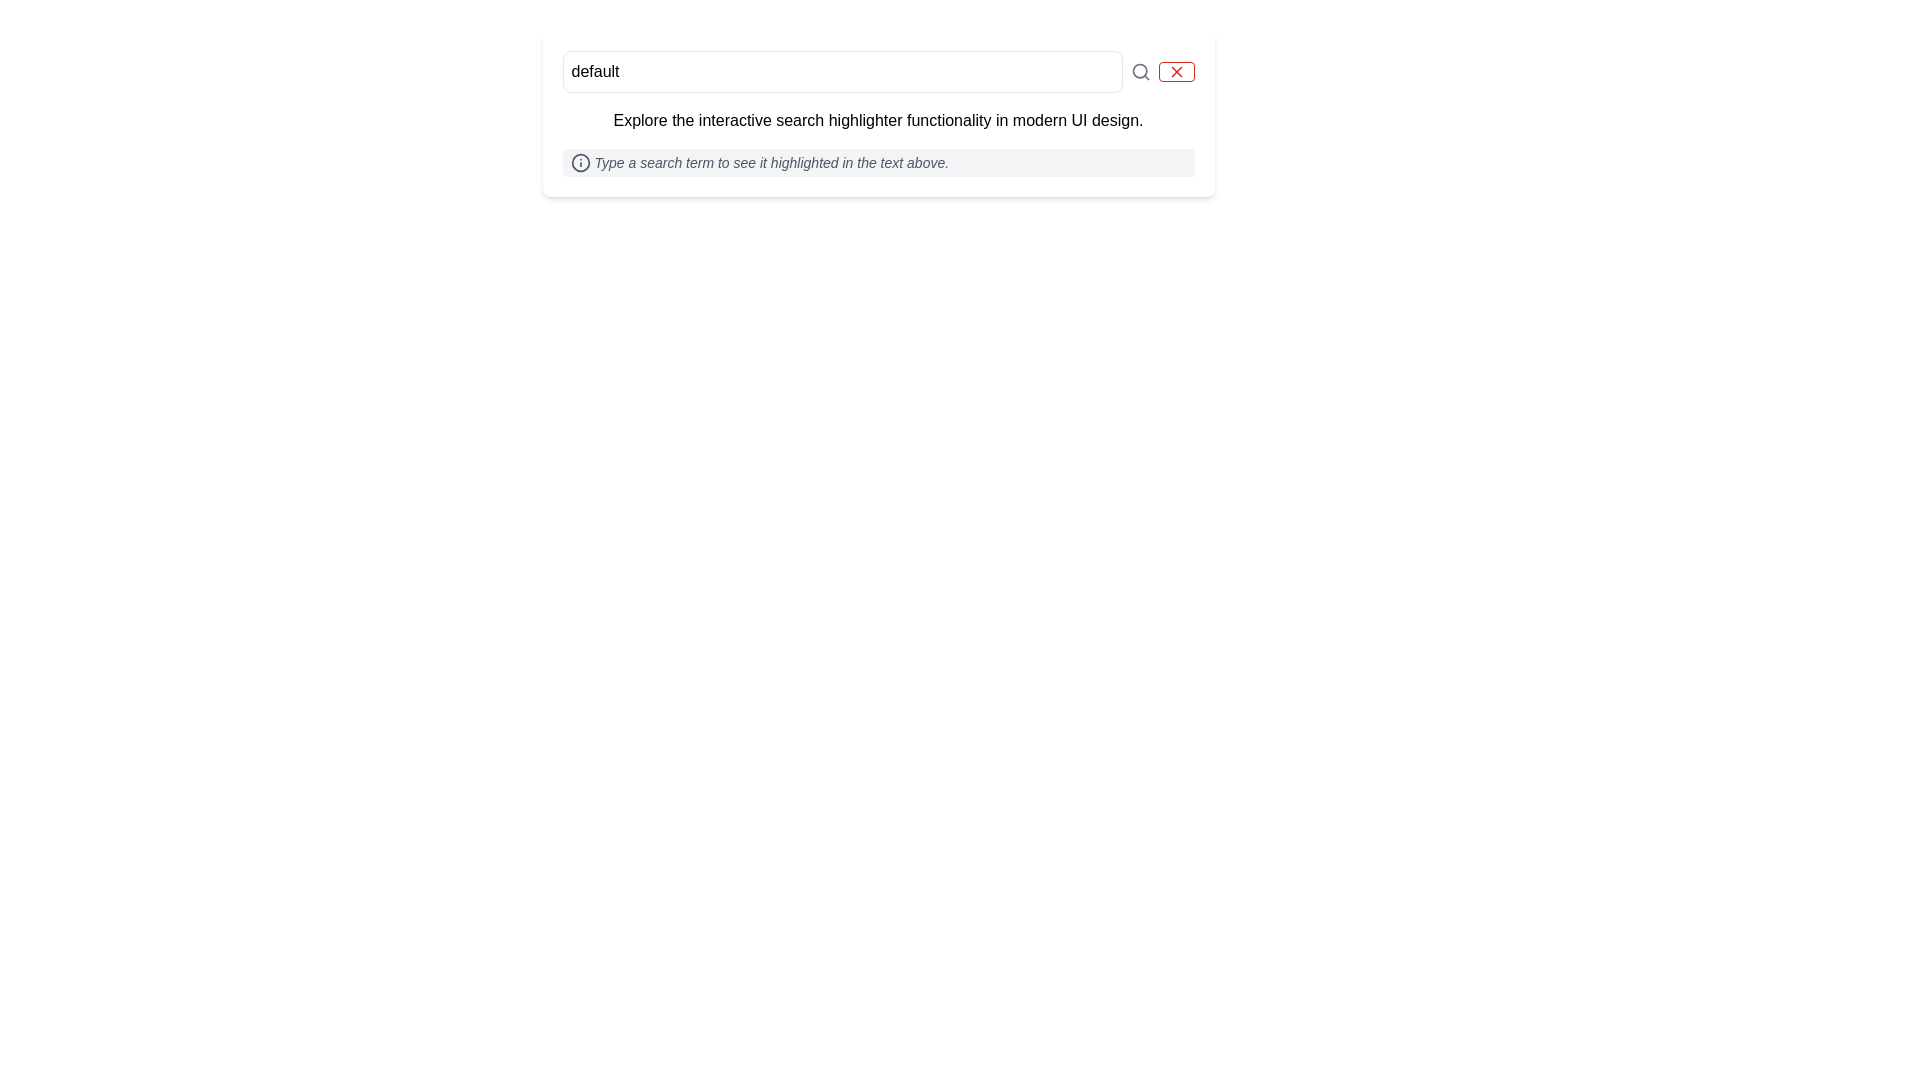 The image size is (1920, 1080). Describe the element at coordinates (1139, 70) in the screenshot. I see `the circular search icon located on the right-hand side of the search bar, adjacent to the cancel button` at that location.